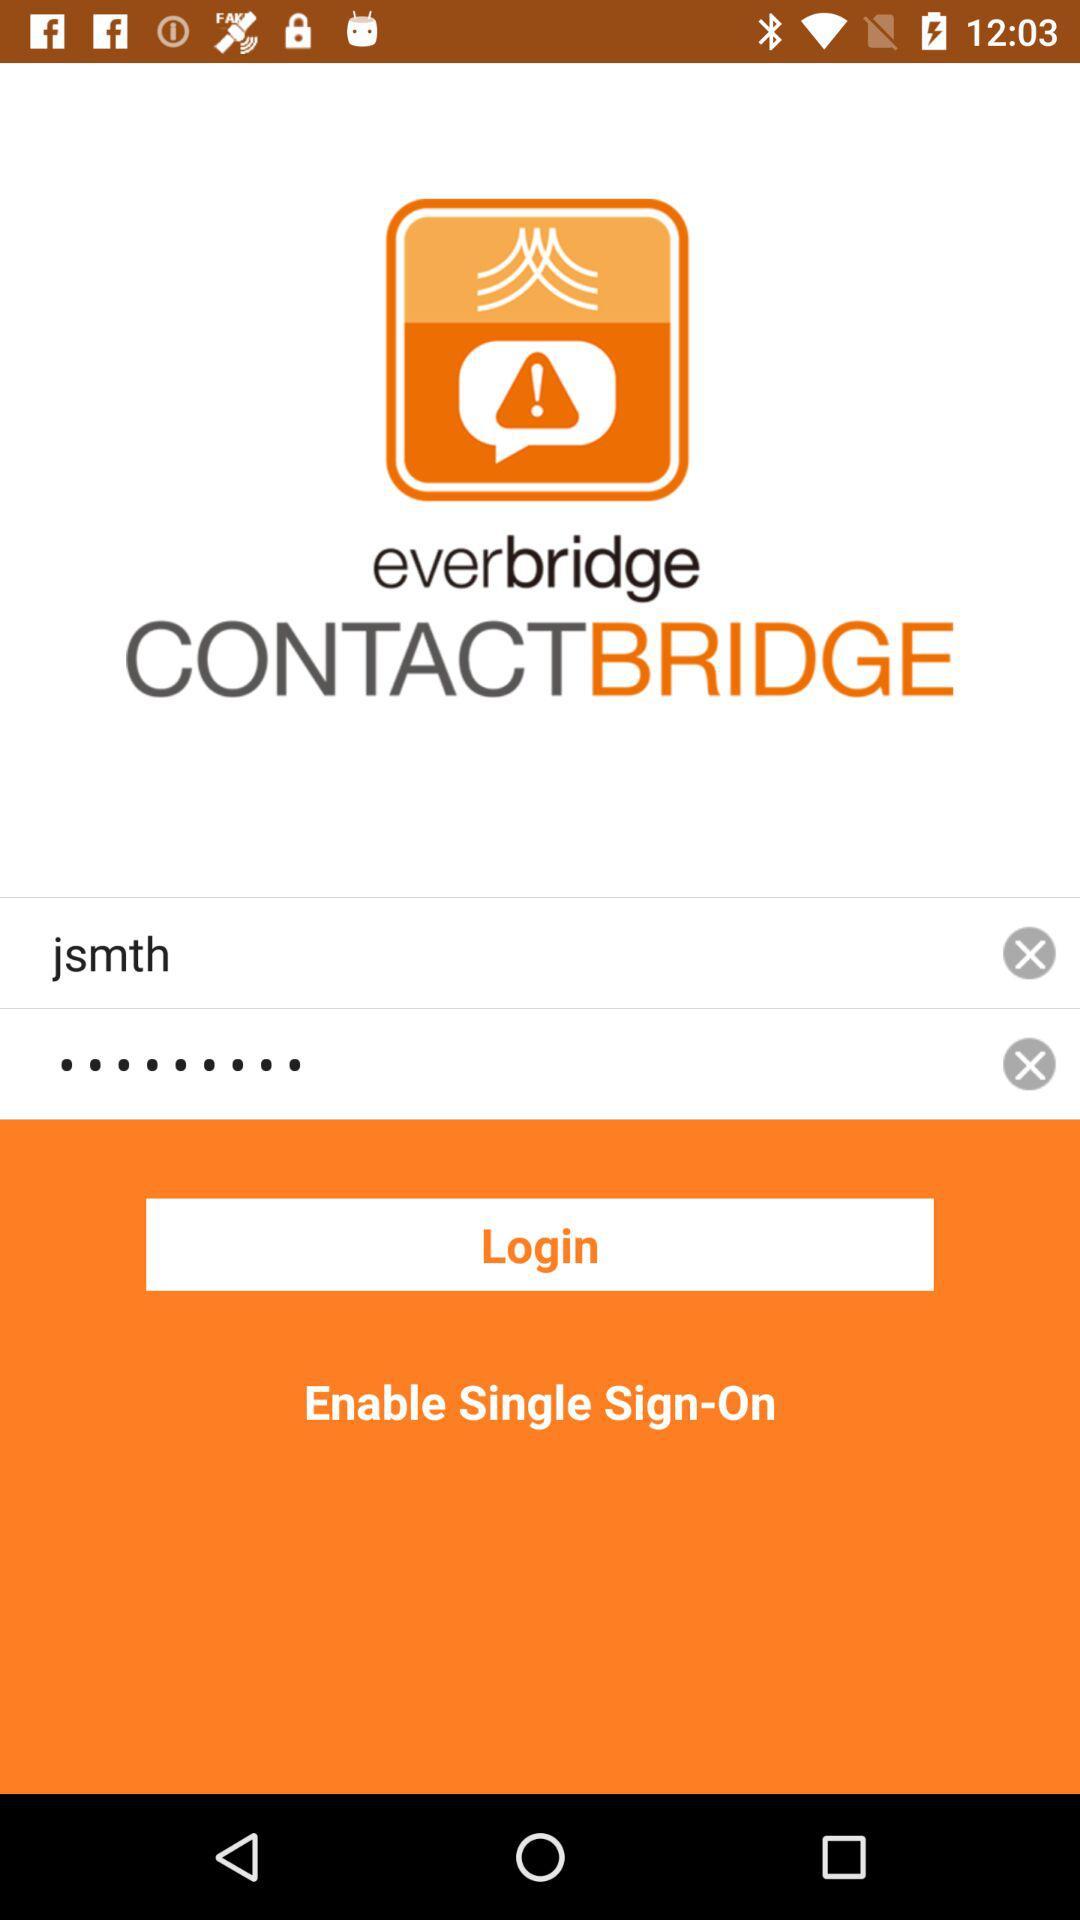 Image resolution: width=1080 pixels, height=1920 pixels. Describe the element at coordinates (514, 951) in the screenshot. I see `the jsmth` at that location.